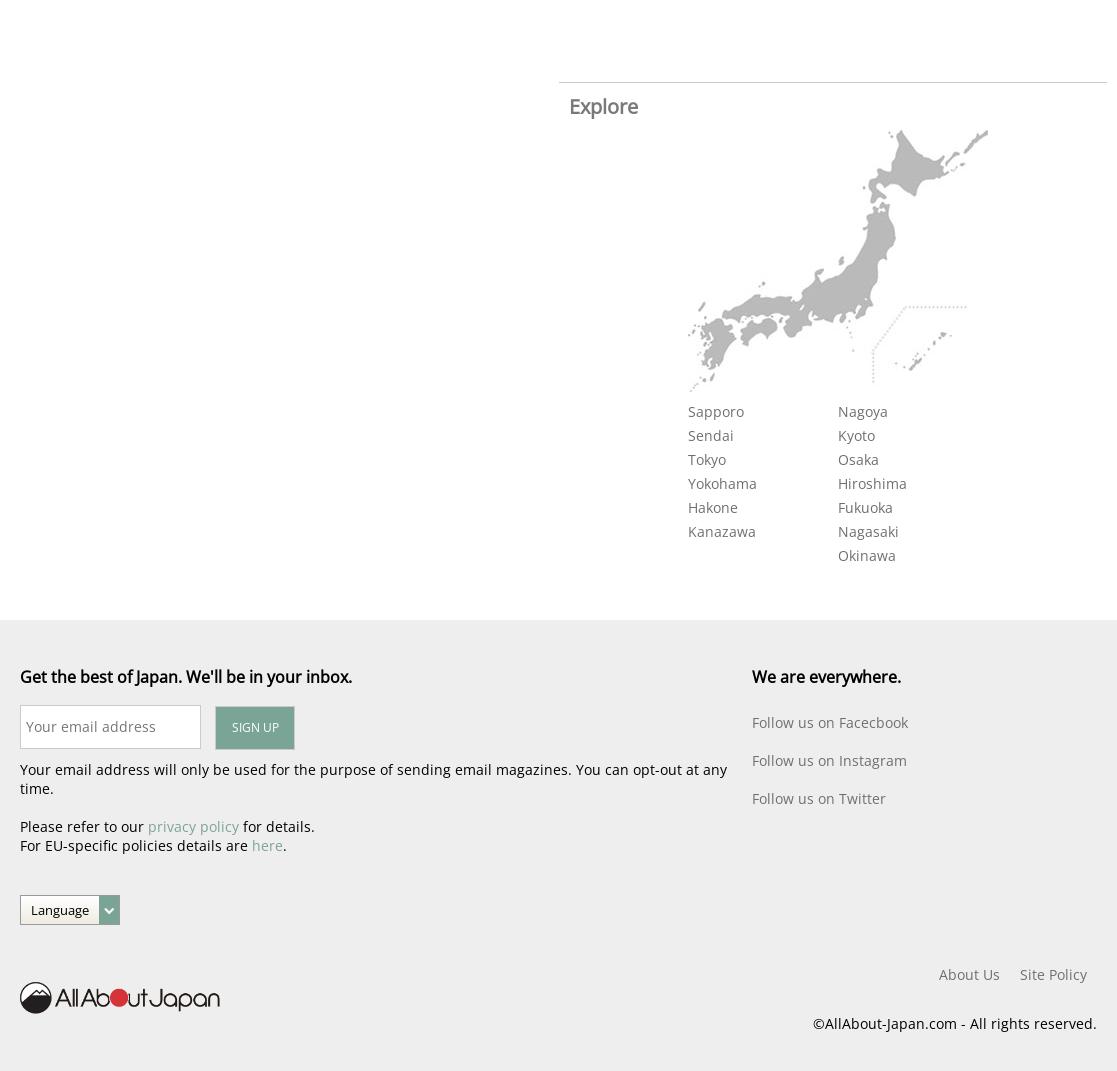 The image size is (1117, 1071). Describe the element at coordinates (829, 760) in the screenshot. I see `'Follow us on Instagram'` at that location.